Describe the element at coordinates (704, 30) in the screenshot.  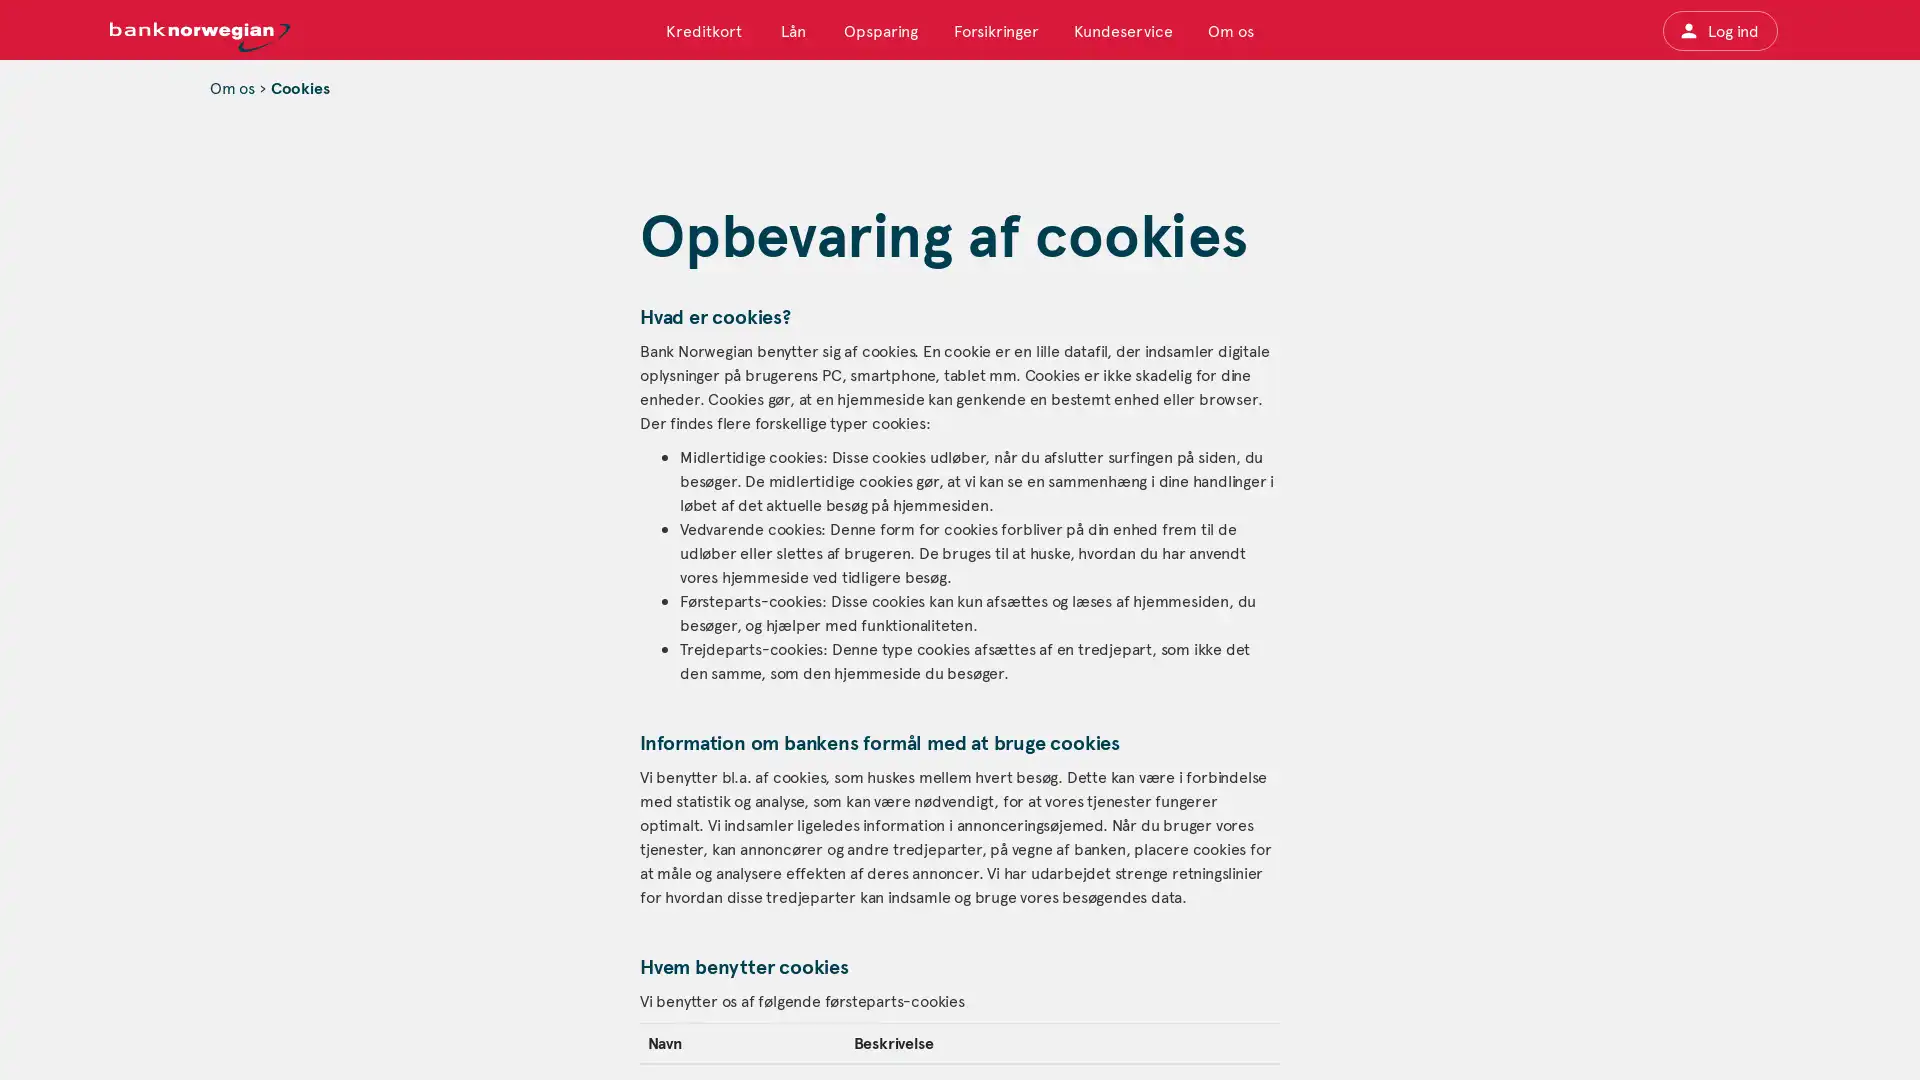
I see `Kreditkort` at that location.